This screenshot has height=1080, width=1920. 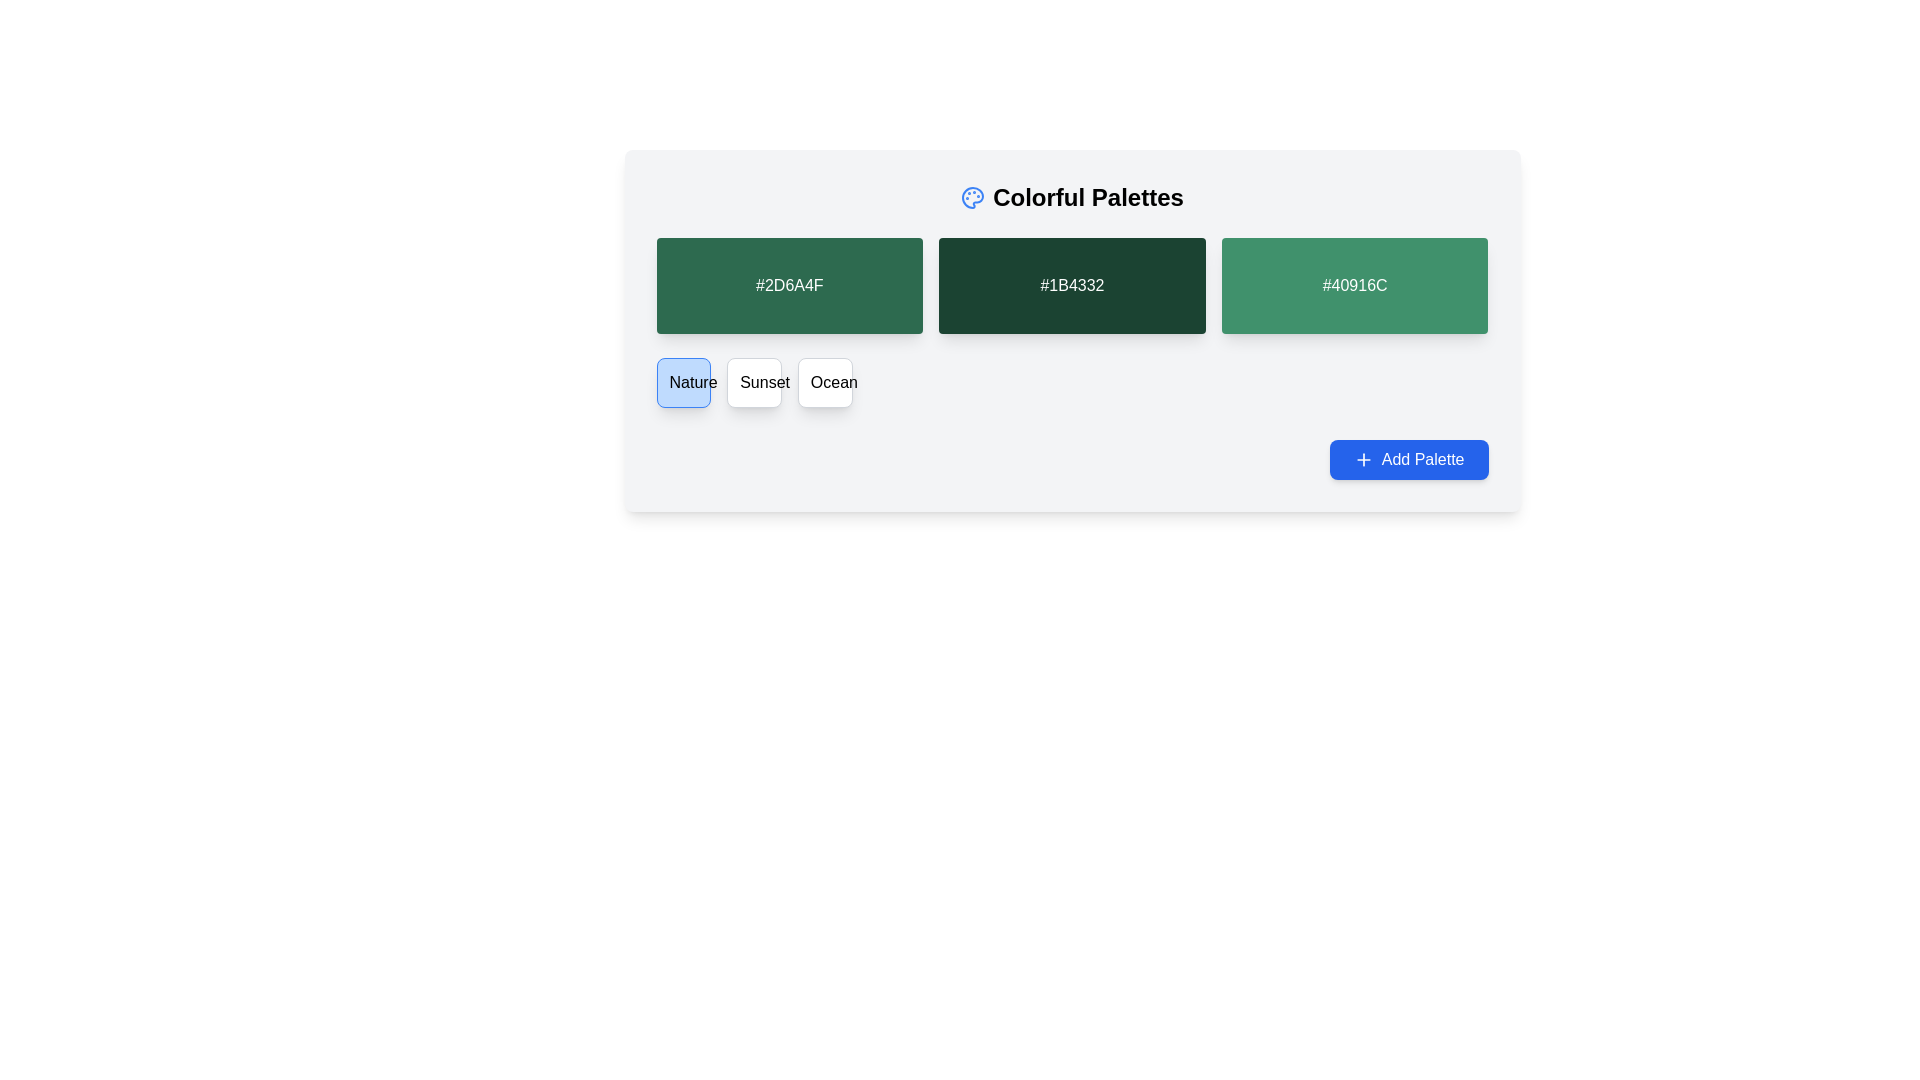 I want to click on the static color swatch displaying the hexadecimal color code '#1B4332', which is the second box in a group of three, styled with a dark green background and rounded corners, so click(x=1071, y=285).